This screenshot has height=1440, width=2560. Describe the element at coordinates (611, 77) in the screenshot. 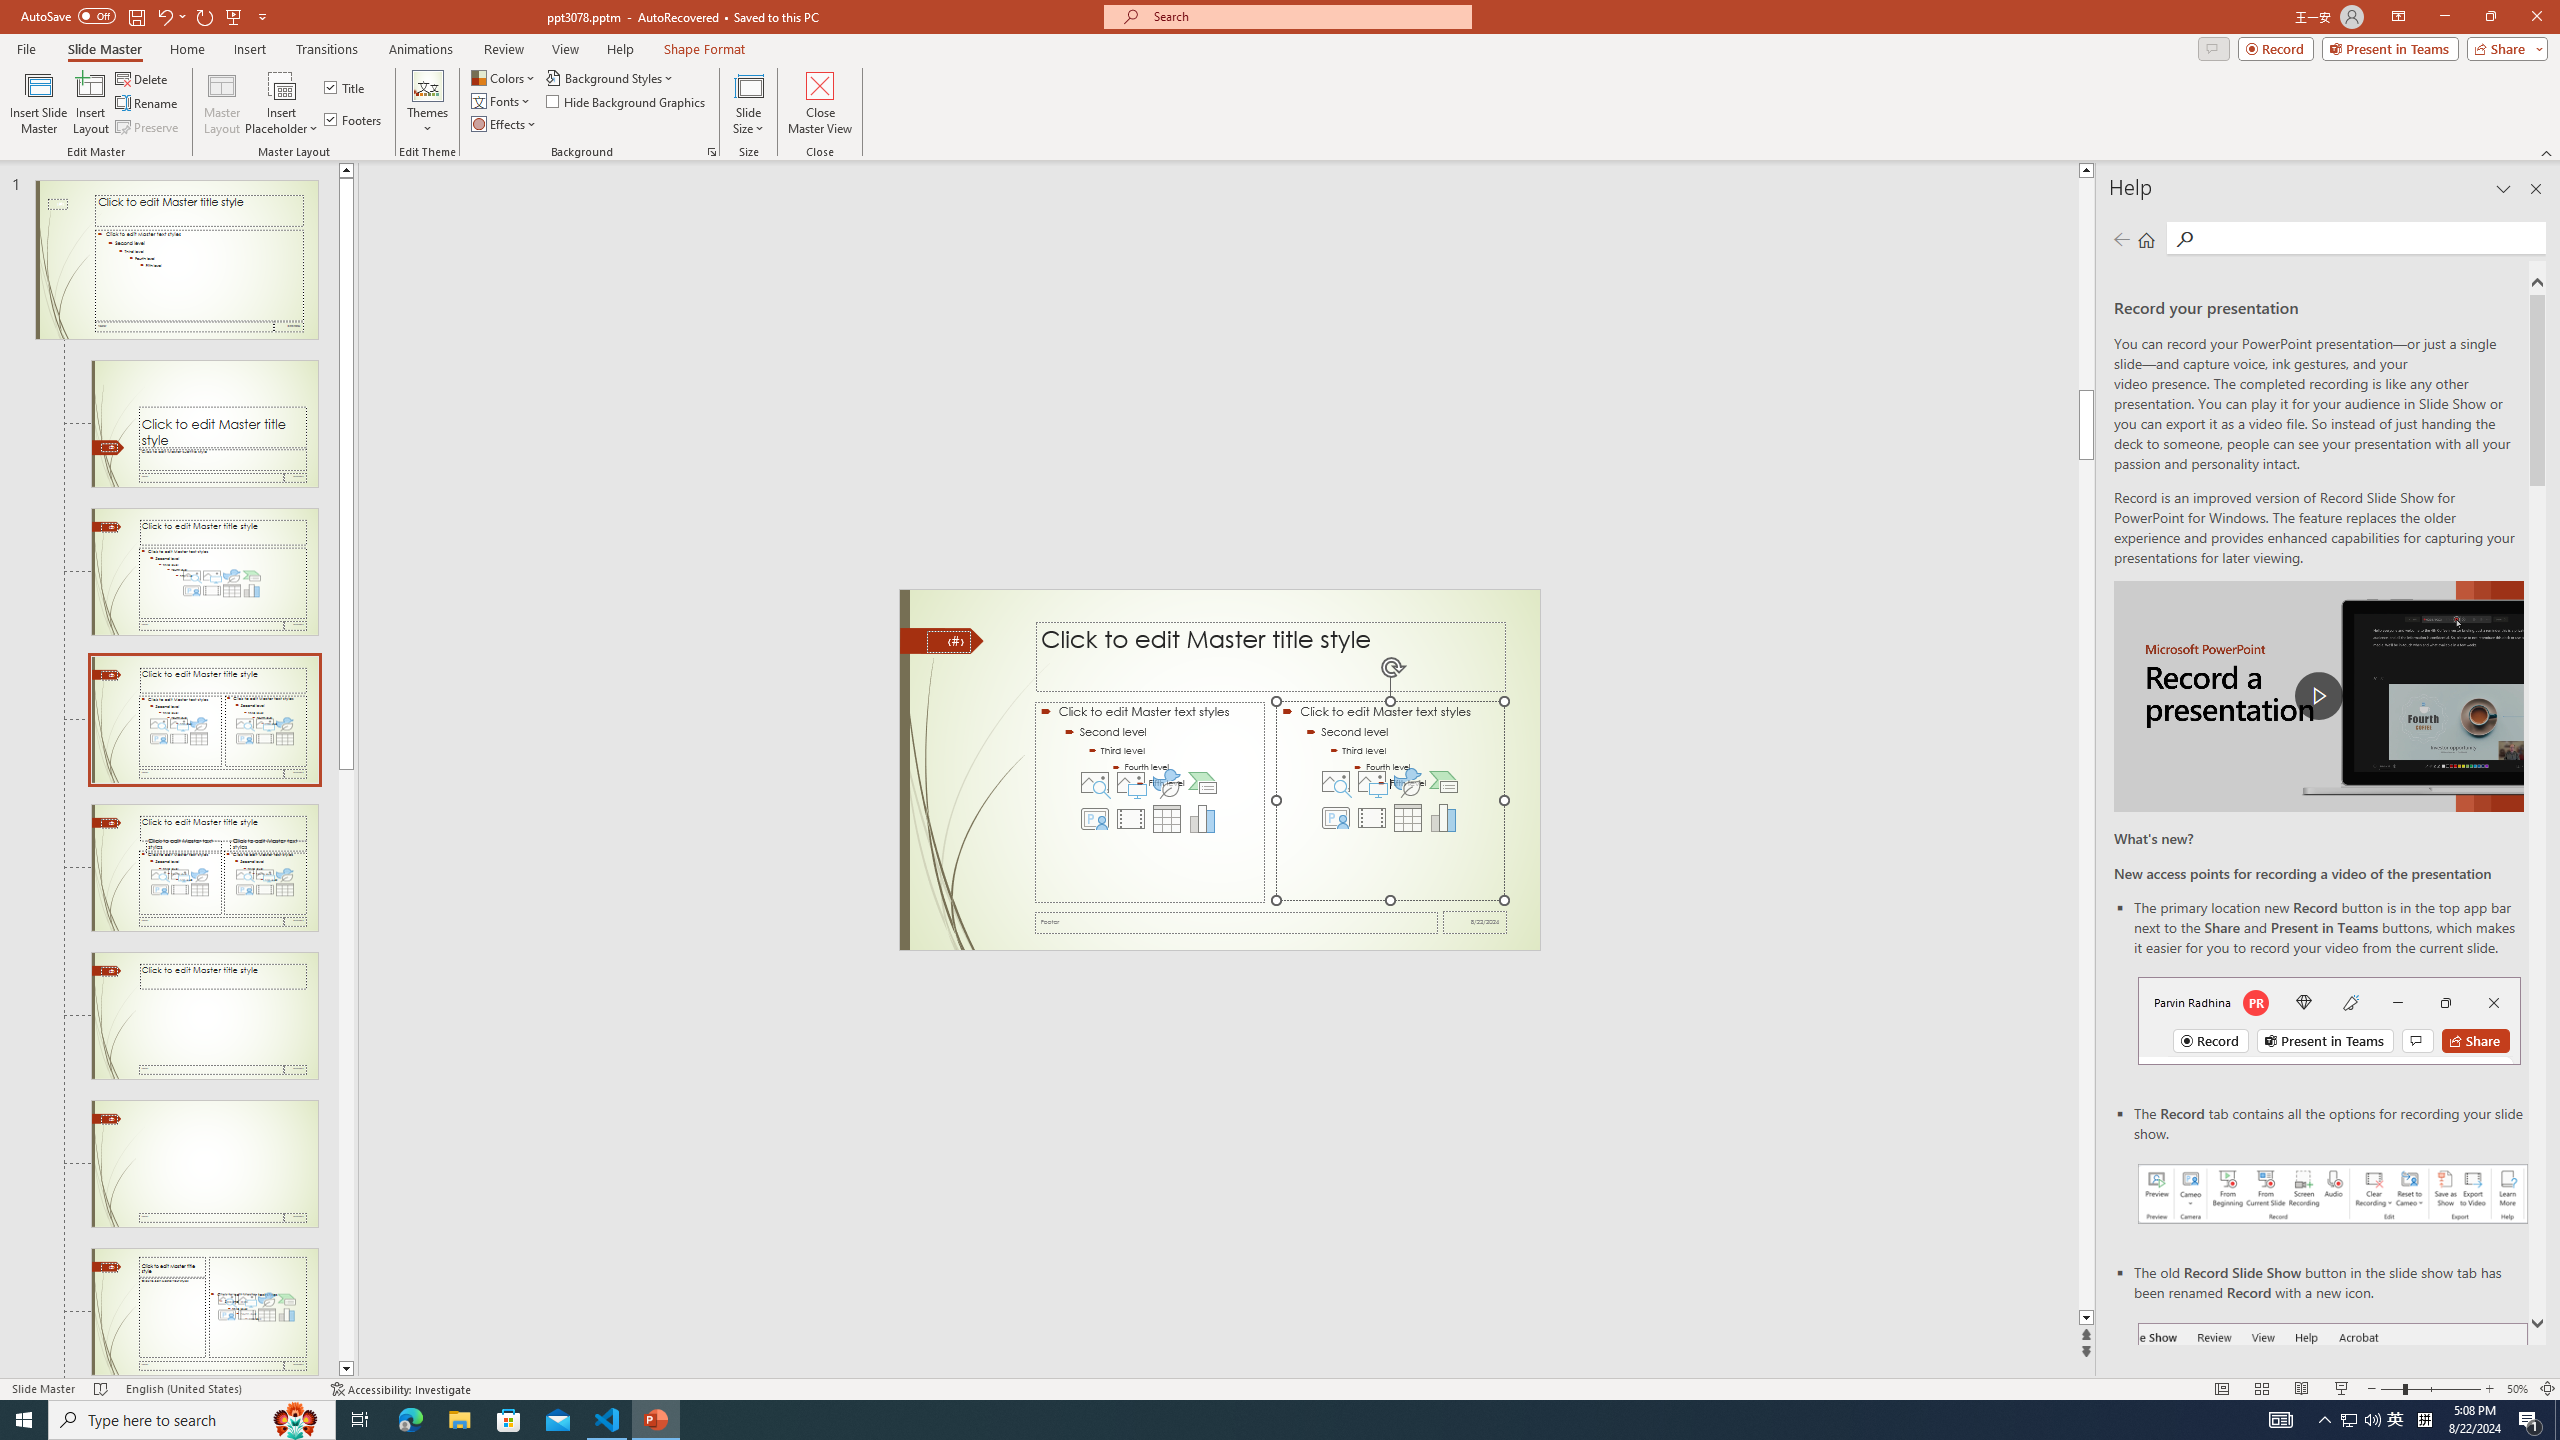

I see `'Background Styles'` at that location.